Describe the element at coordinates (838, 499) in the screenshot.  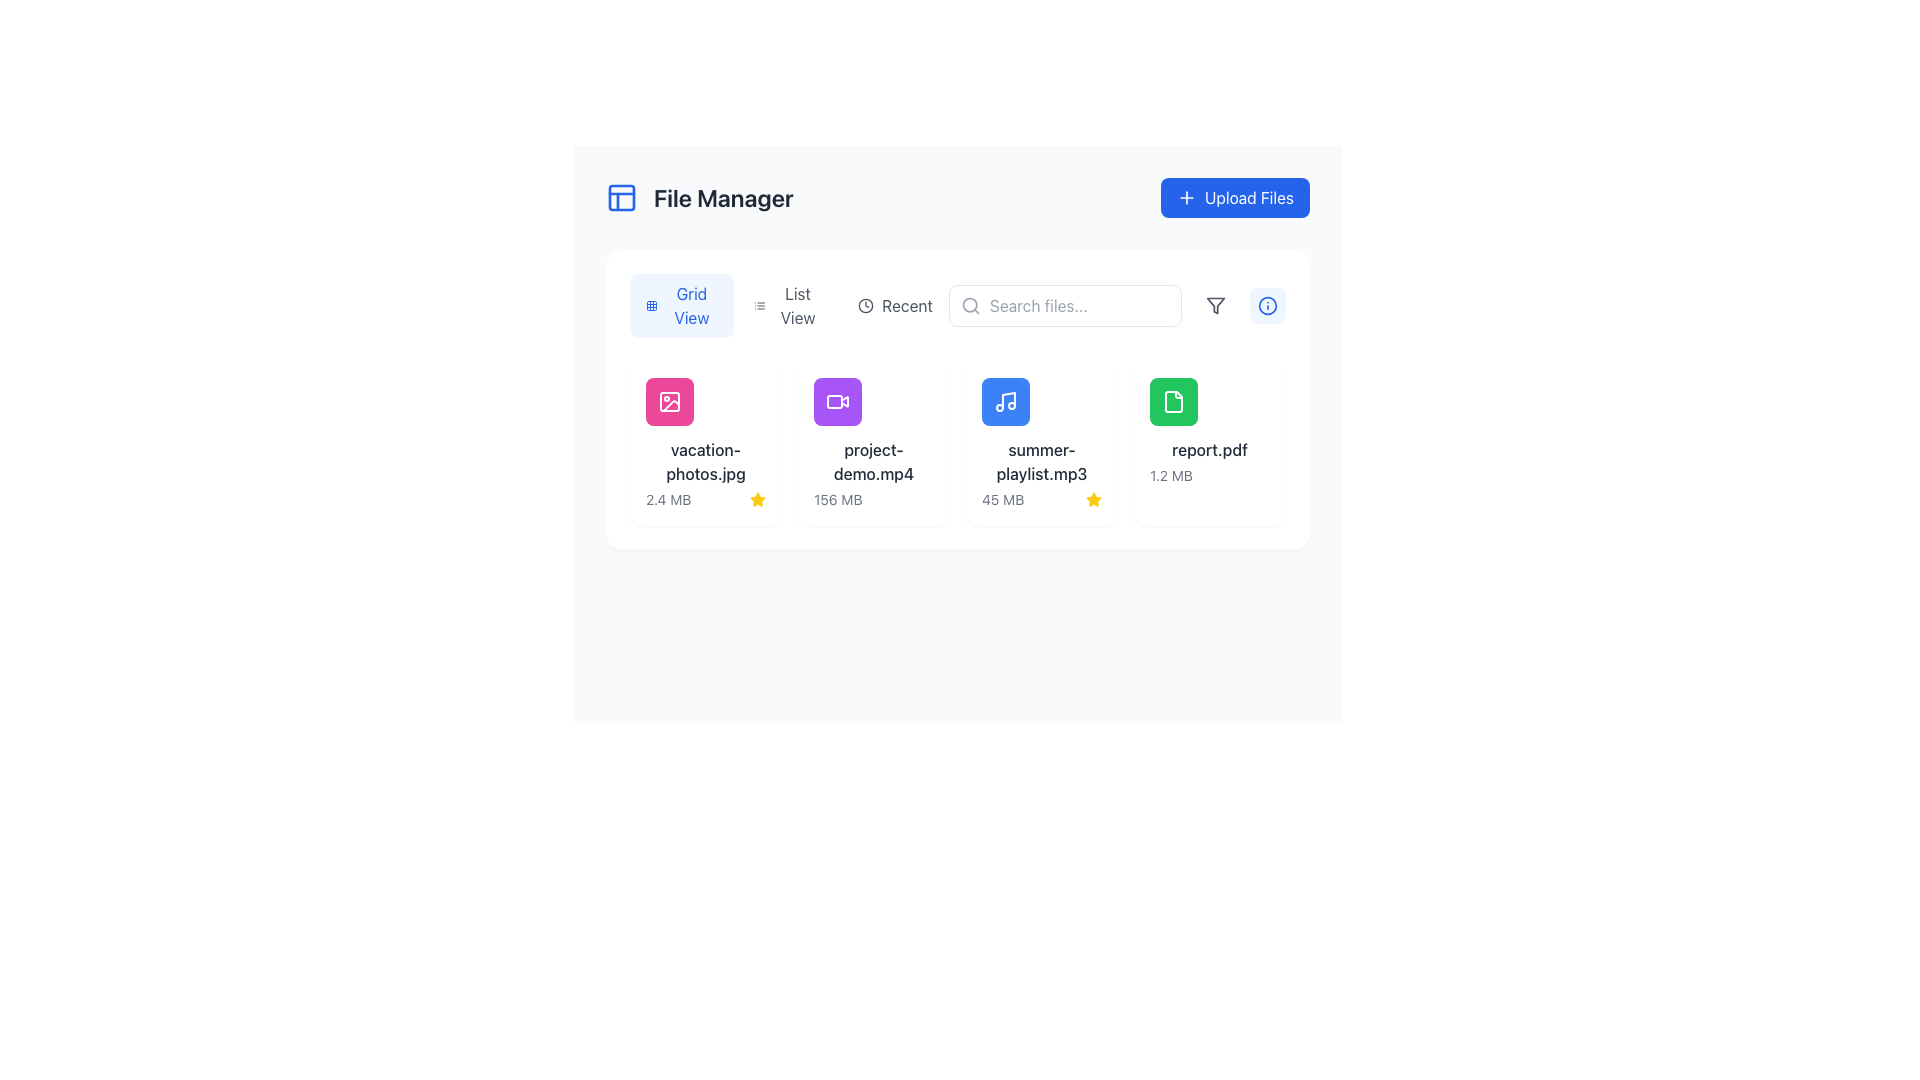
I see `the text label displaying '156 MB' which indicates the file size below the file card labeled 'project-demo.mp4' in the grid layout` at that location.